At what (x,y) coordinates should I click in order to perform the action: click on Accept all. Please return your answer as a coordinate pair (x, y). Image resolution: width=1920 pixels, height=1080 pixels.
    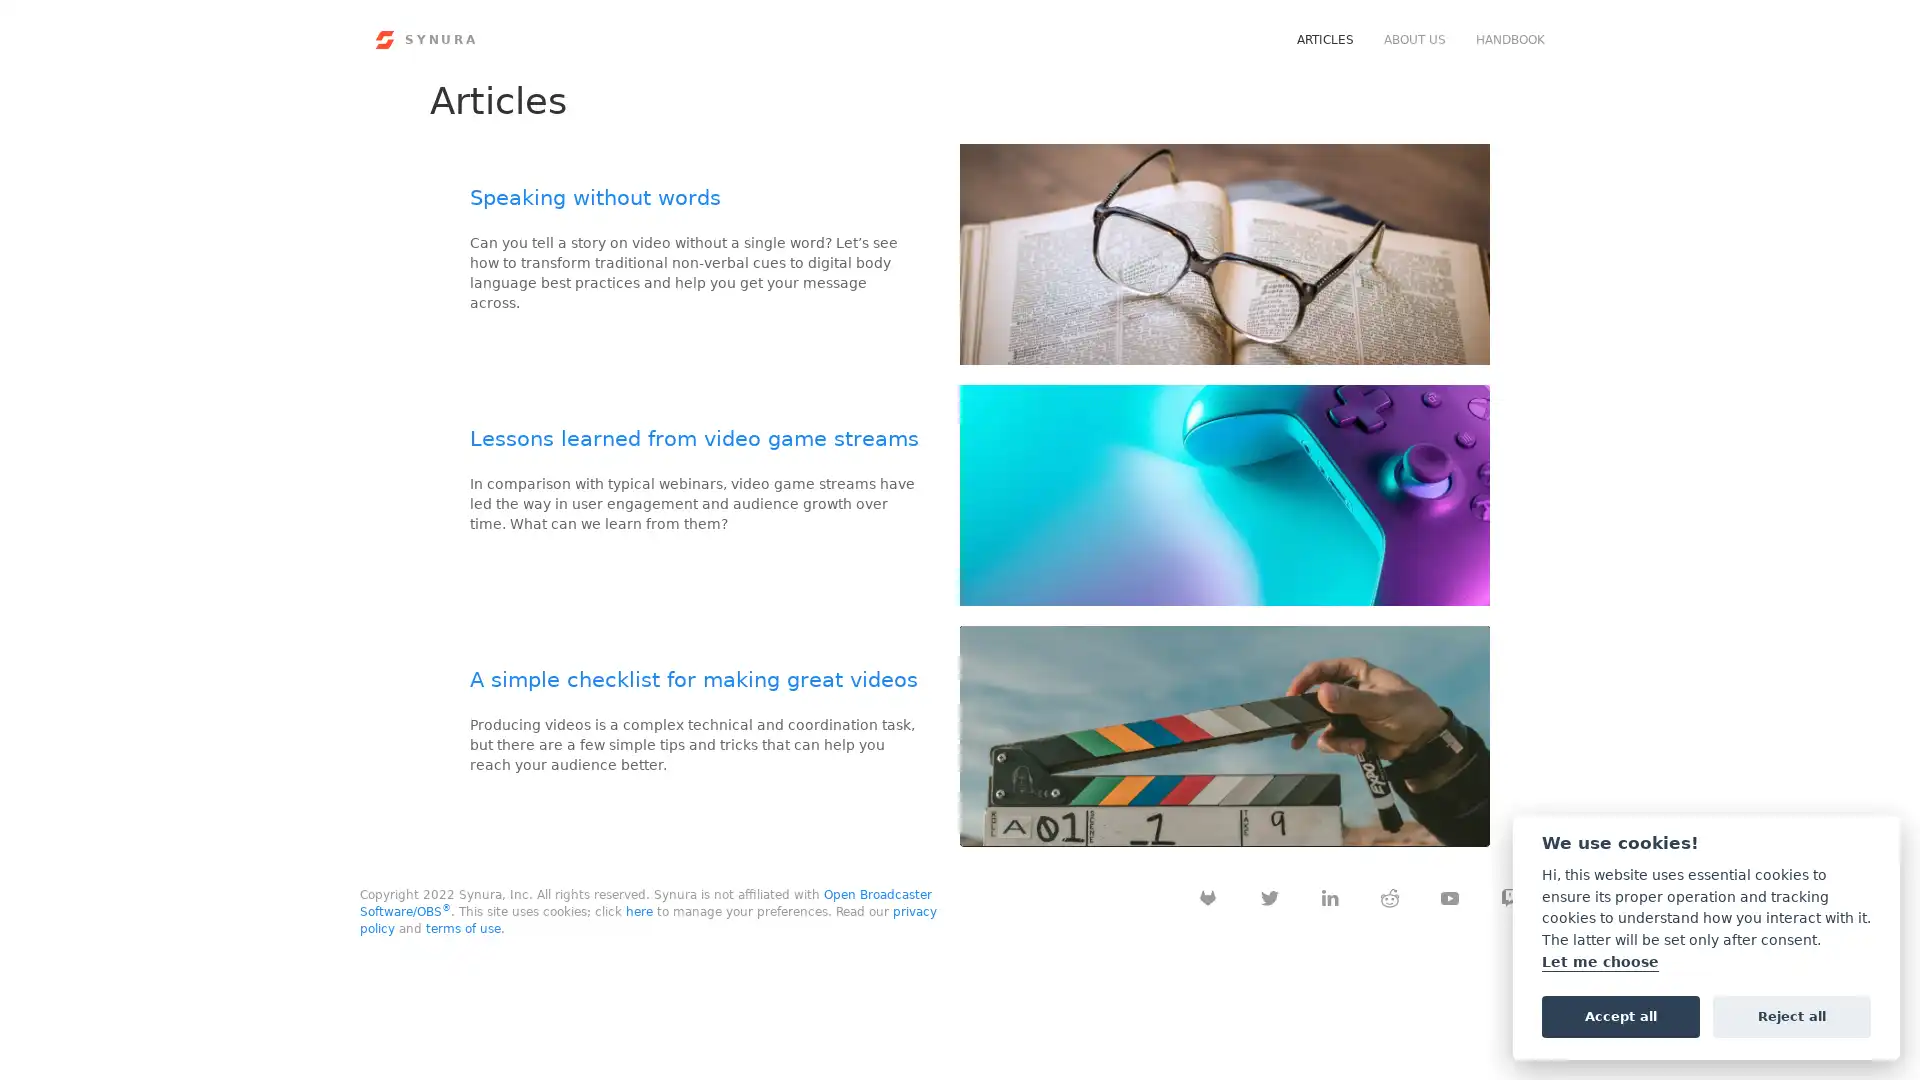
    Looking at the image, I should click on (1620, 1015).